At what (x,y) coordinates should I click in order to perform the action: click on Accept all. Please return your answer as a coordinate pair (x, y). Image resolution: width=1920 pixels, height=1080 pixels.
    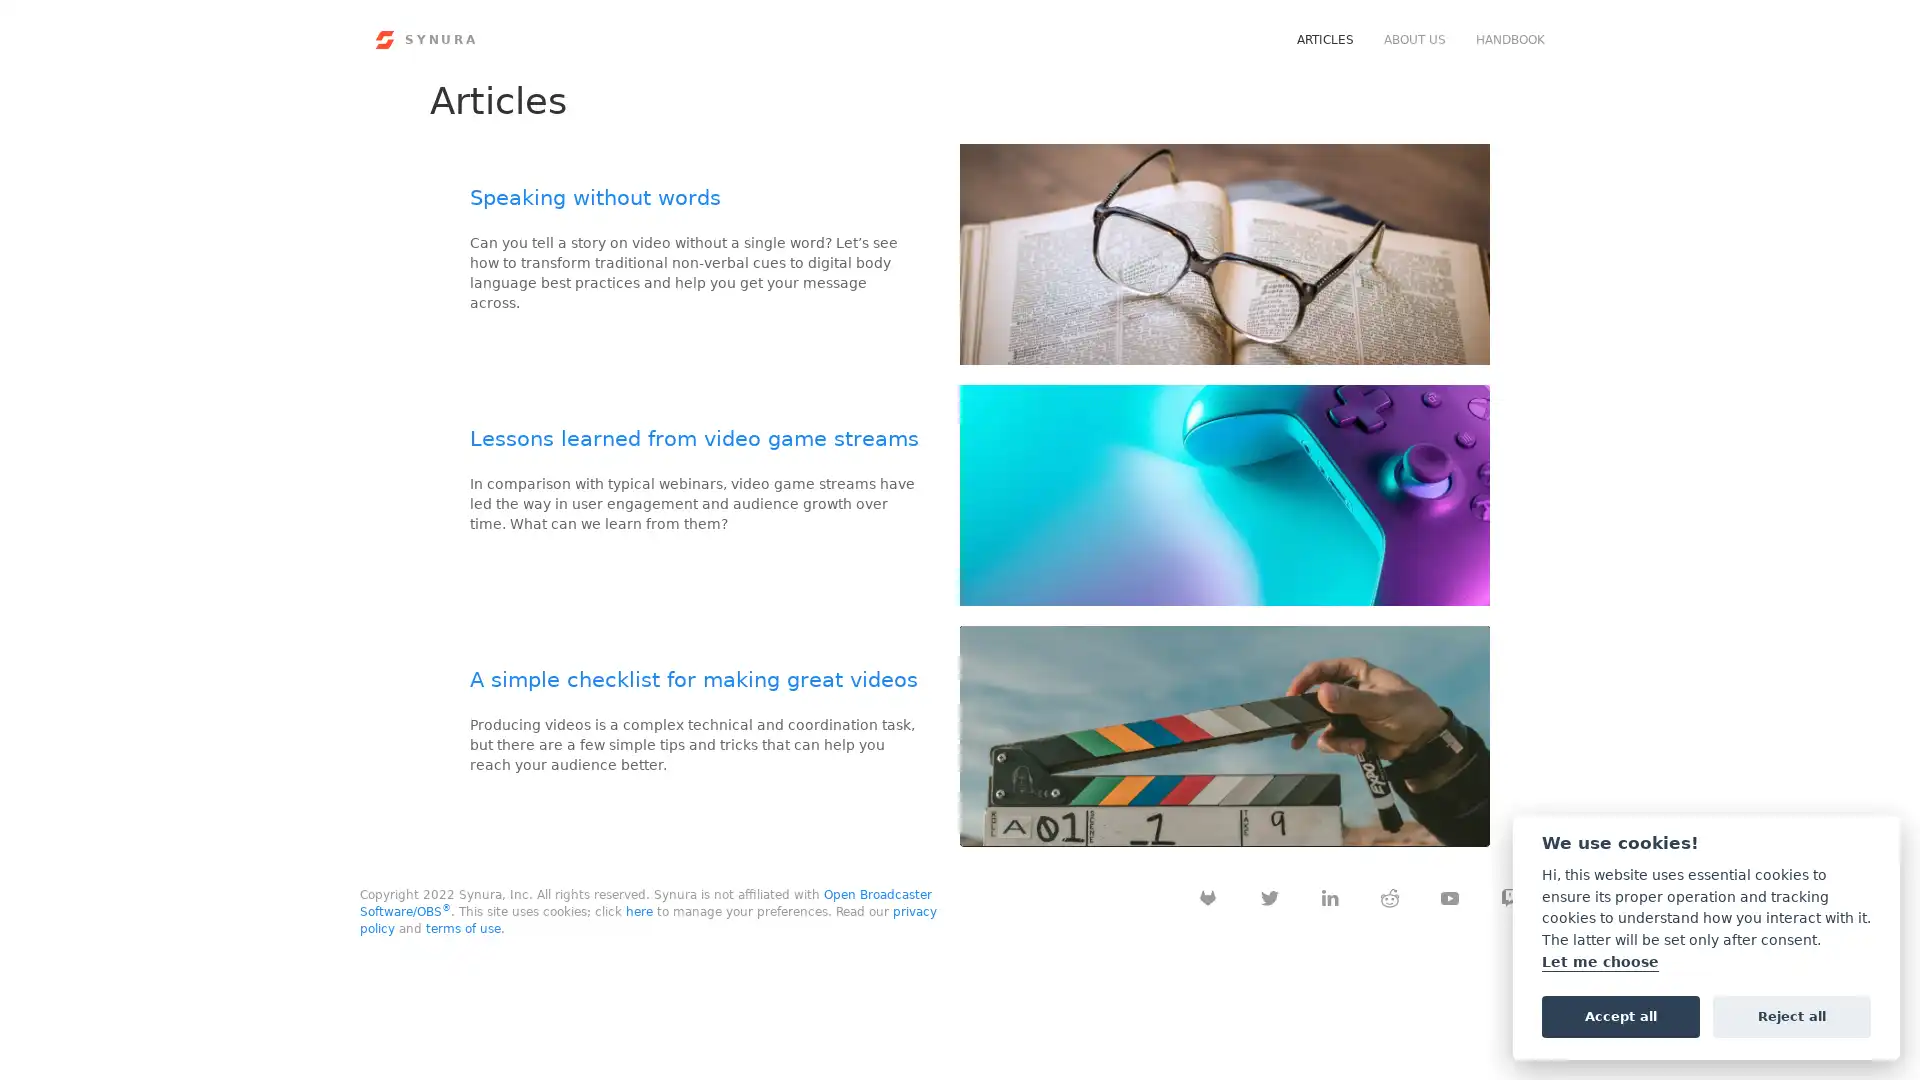
    Looking at the image, I should click on (1620, 1015).